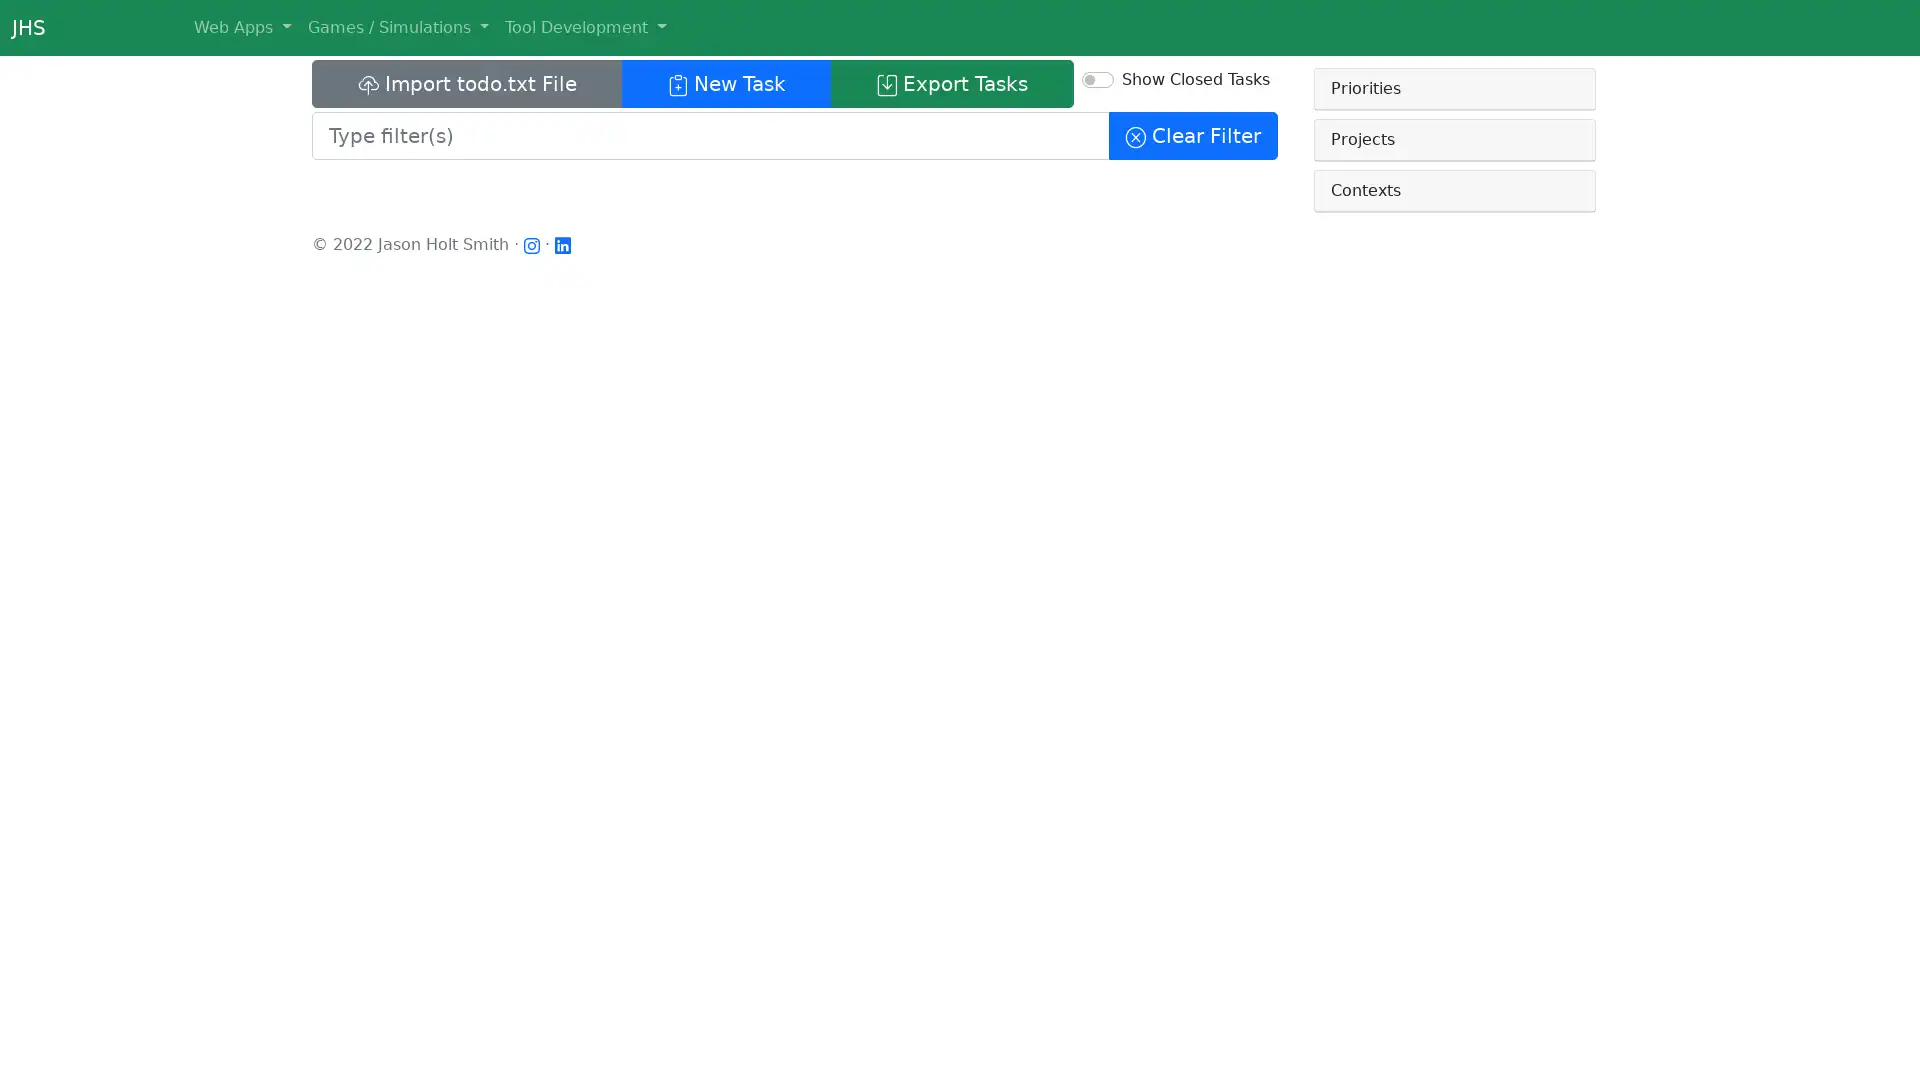  I want to click on Web Apps, so click(240, 27).